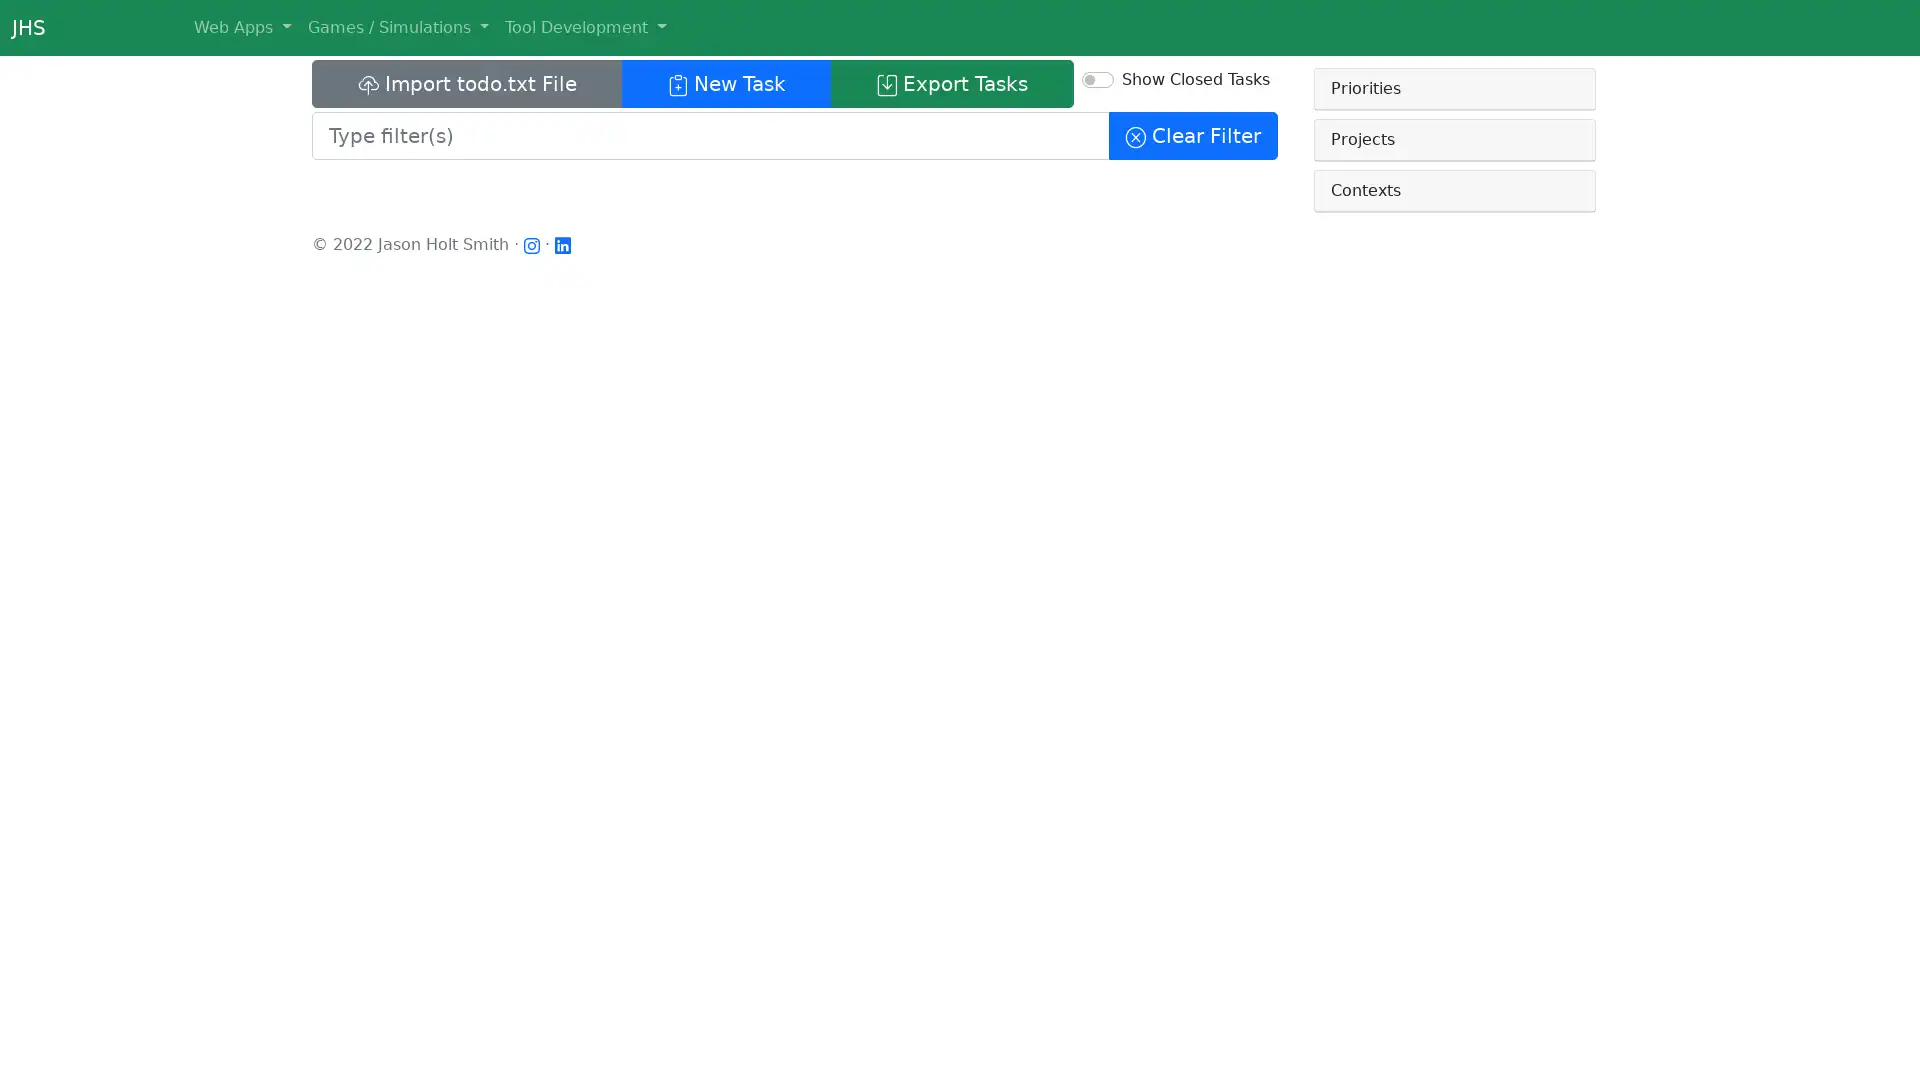  I want to click on Web Apps, so click(240, 27).